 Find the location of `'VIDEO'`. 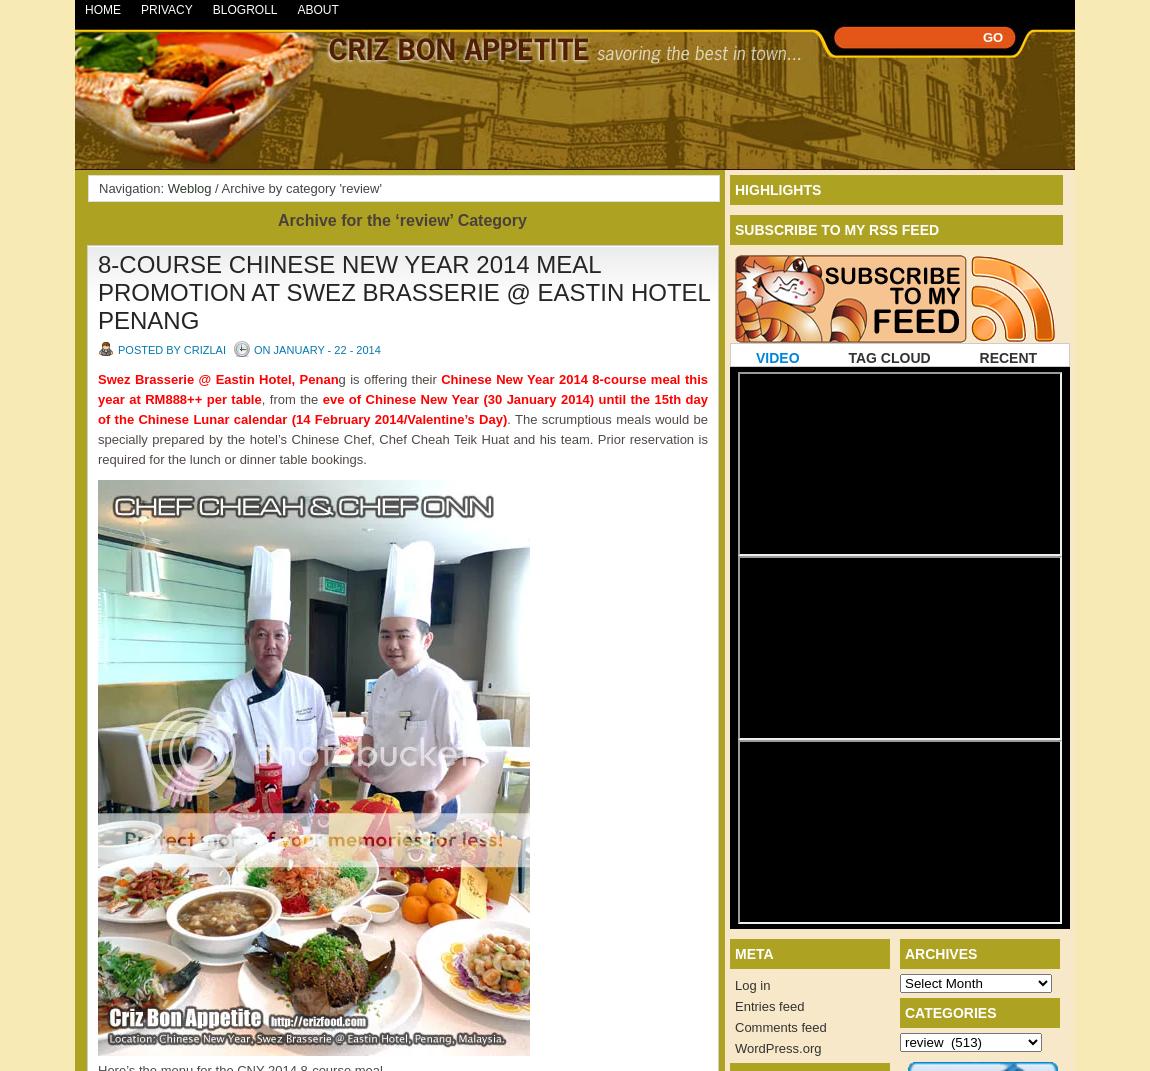

'VIDEO' is located at coordinates (776, 357).